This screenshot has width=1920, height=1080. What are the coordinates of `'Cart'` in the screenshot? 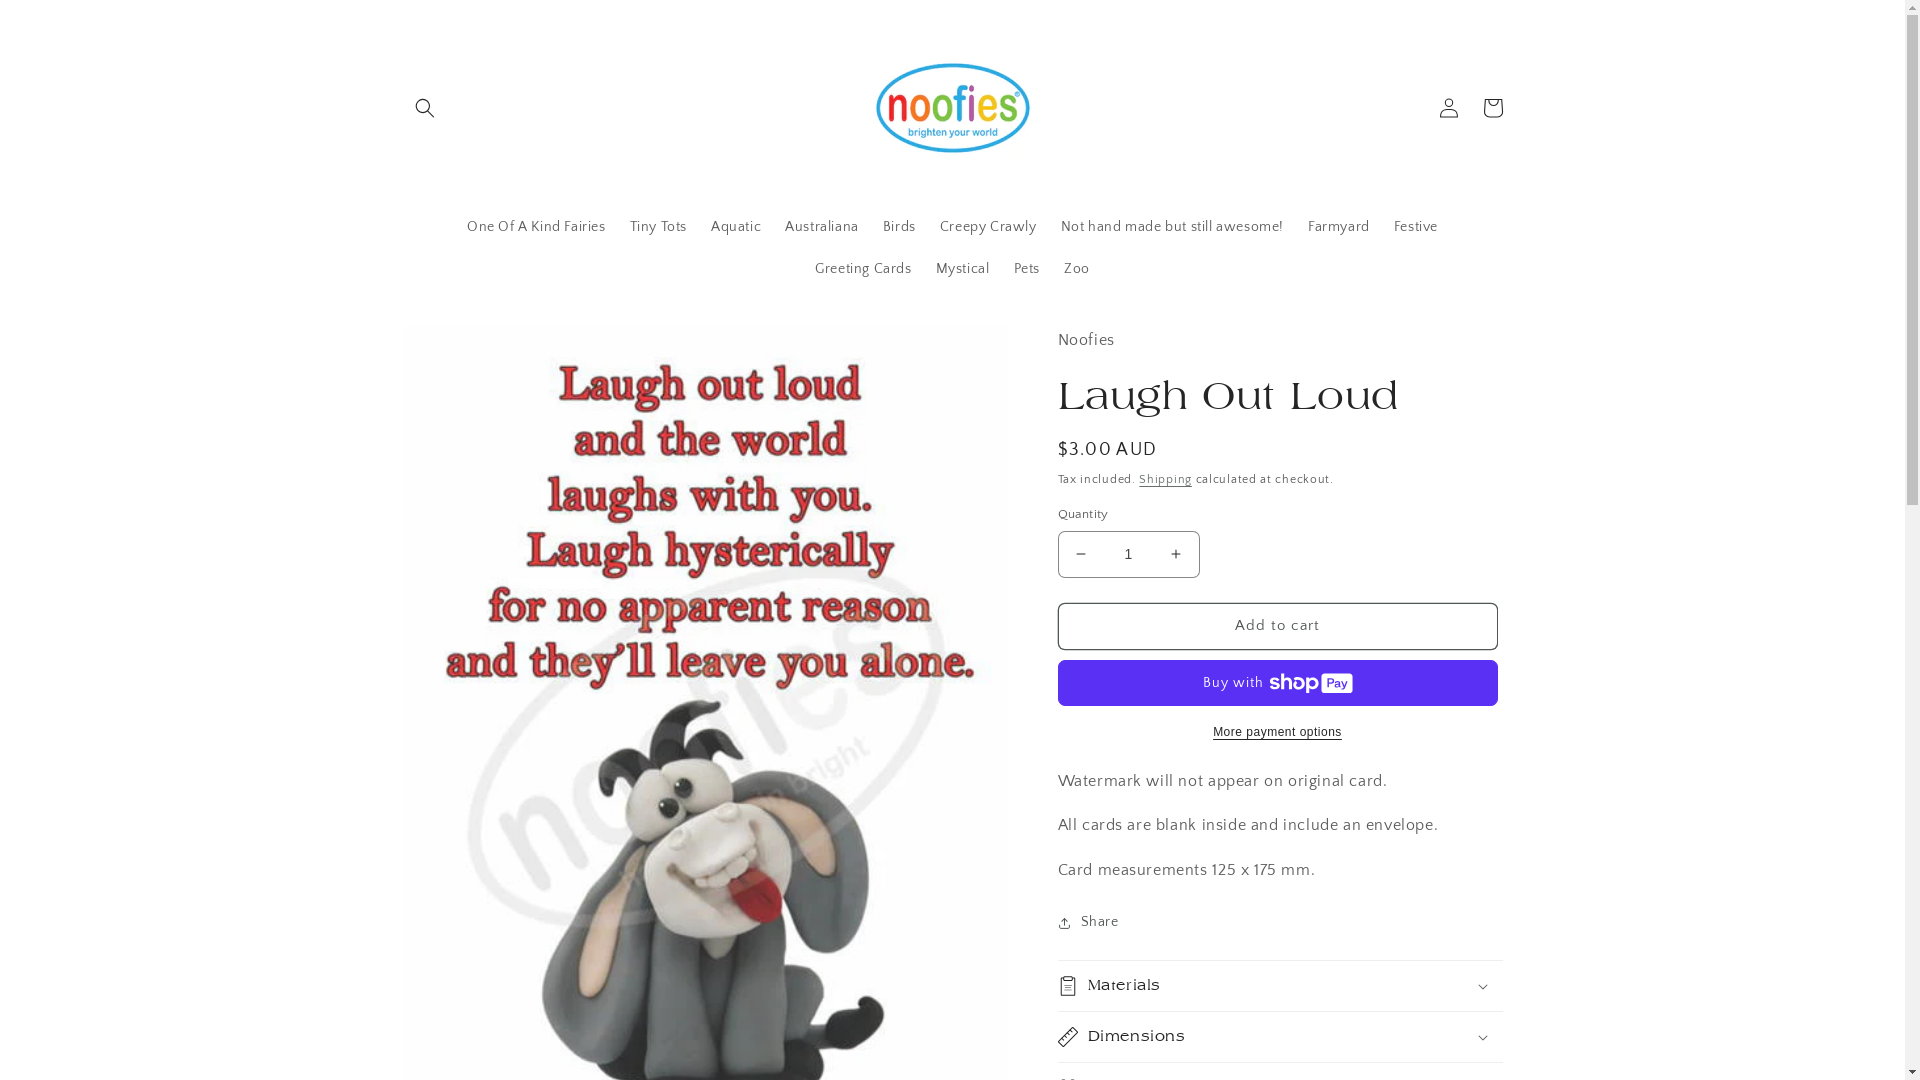 It's located at (1469, 108).